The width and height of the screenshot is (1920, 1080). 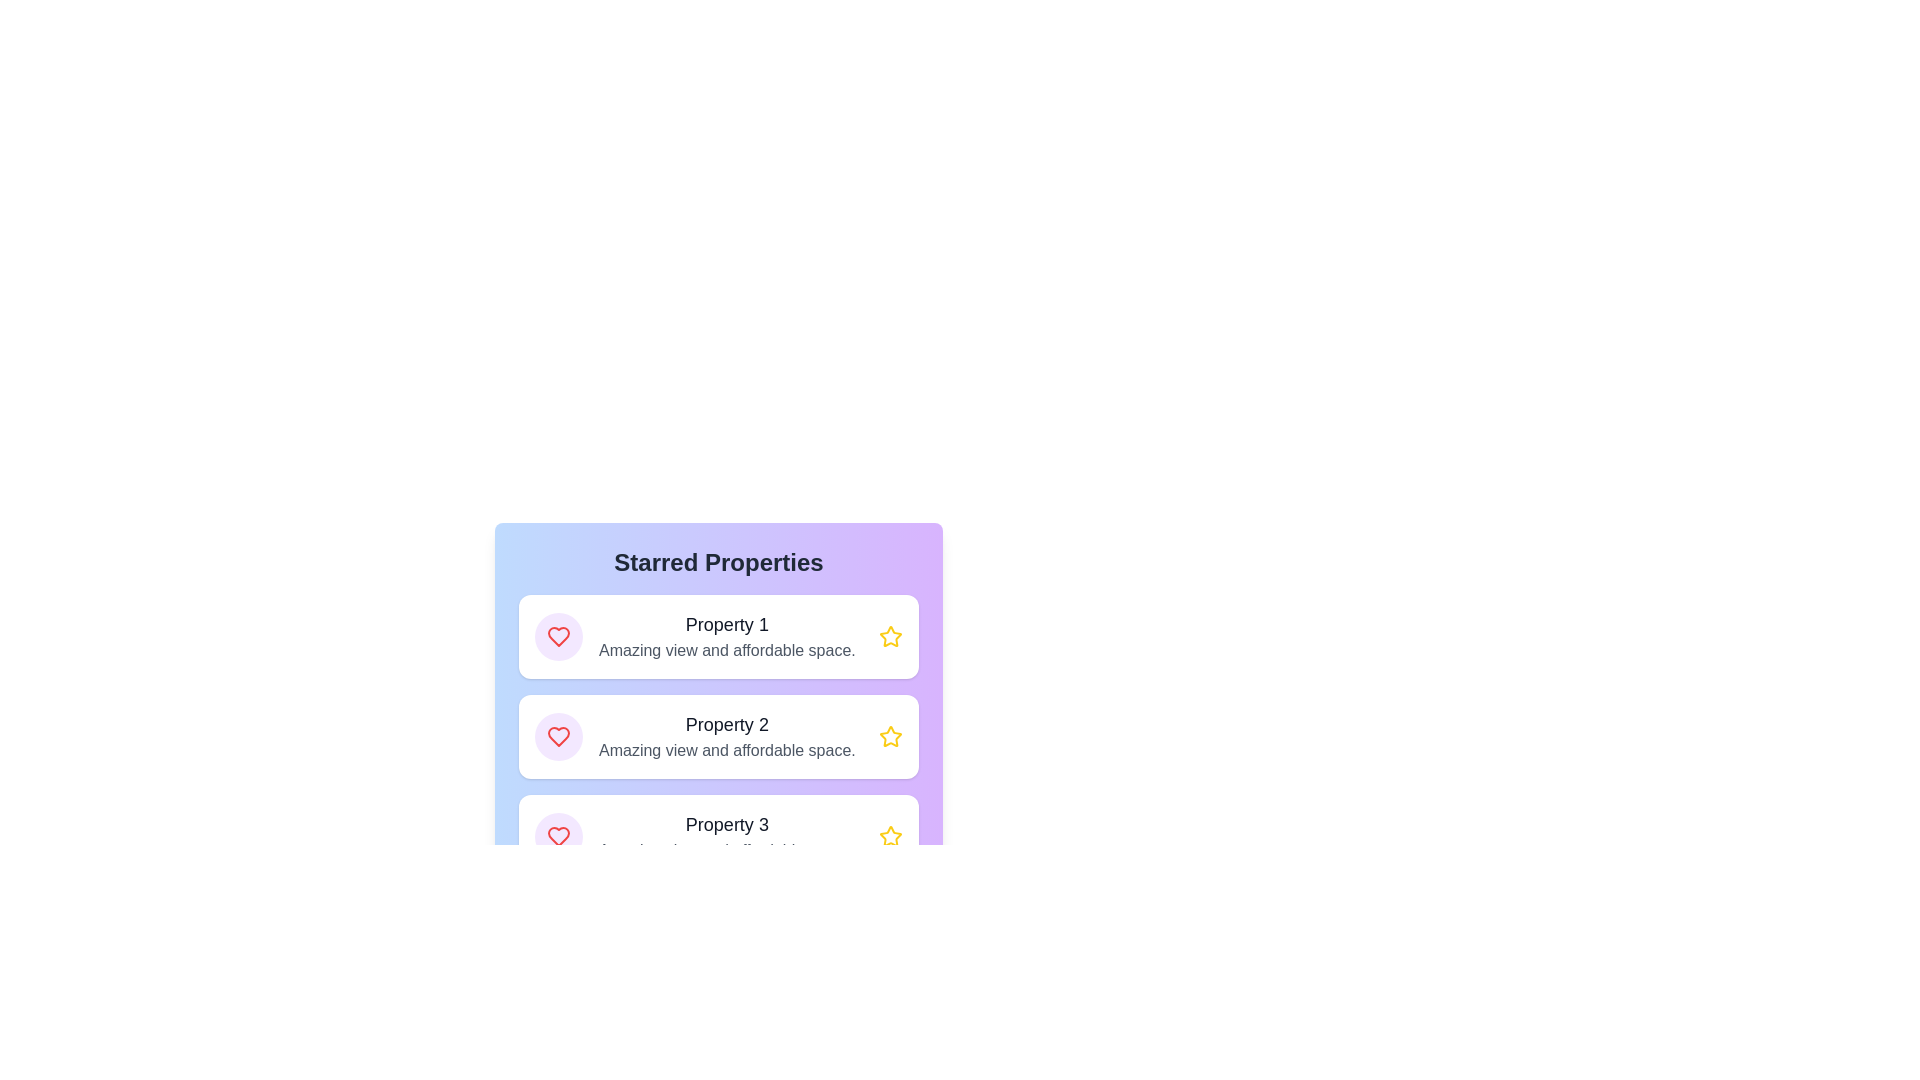 What do you see at coordinates (890, 636) in the screenshot?
I see `the star icon with a yellow outline in the top-right corner of the card labeled 'Property 1'` at bounding box center [890, 636].